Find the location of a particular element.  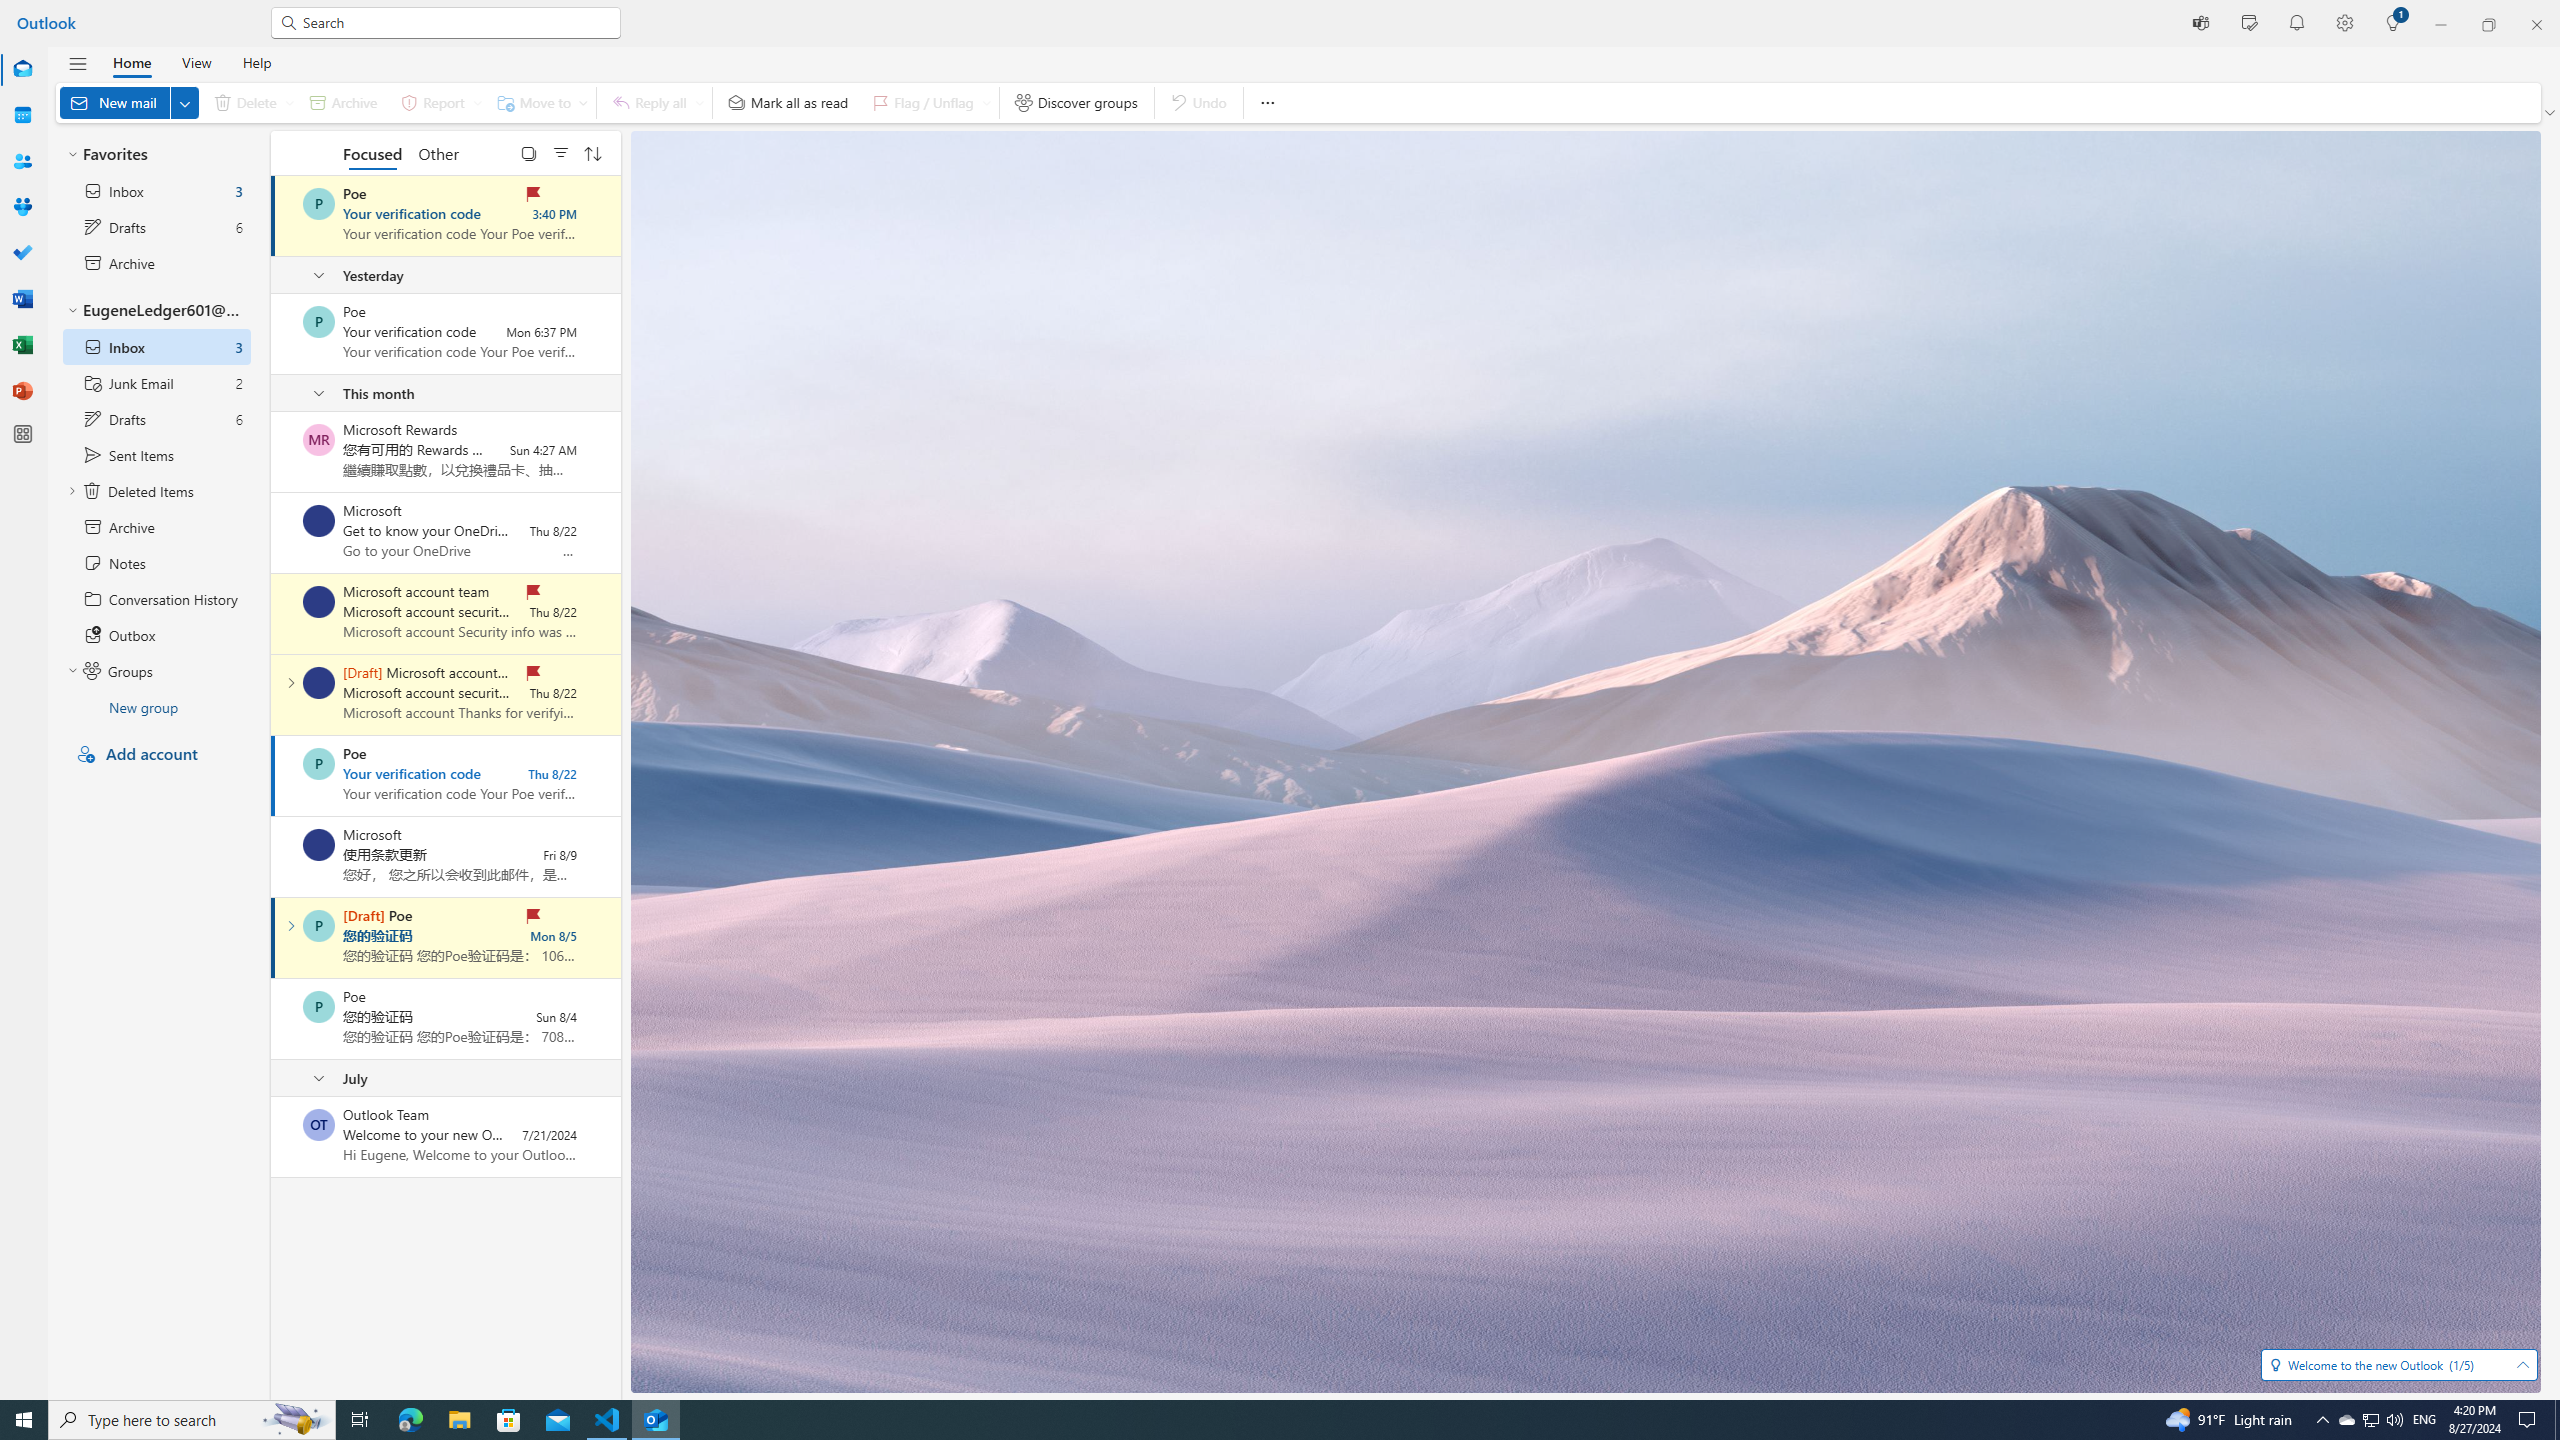

'System' is located at coordinates (11, 9).